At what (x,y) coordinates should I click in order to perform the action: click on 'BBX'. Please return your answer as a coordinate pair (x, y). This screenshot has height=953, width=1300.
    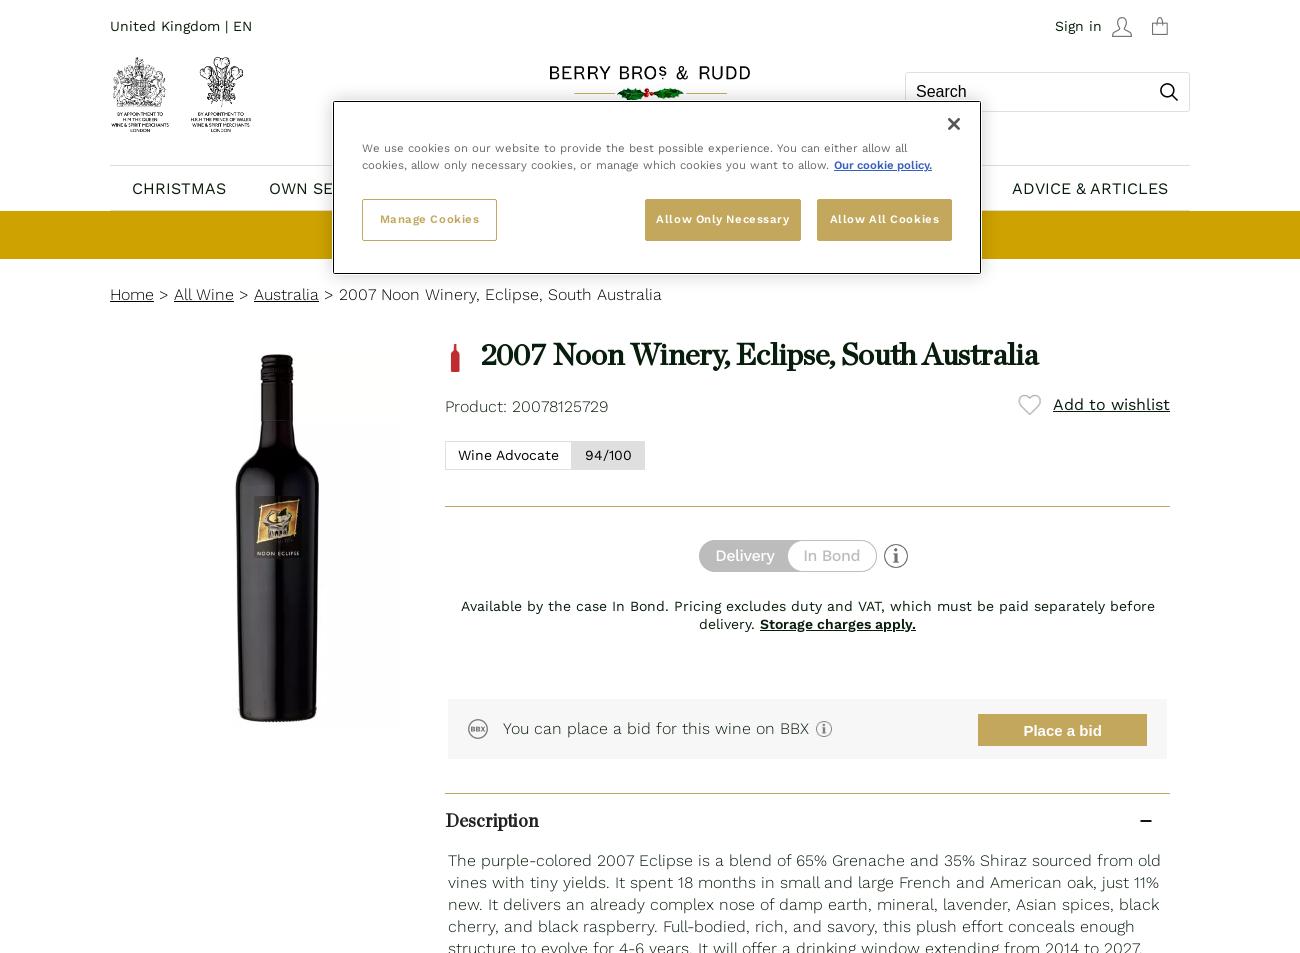
    Looking at the image, I should click on (745, 187).